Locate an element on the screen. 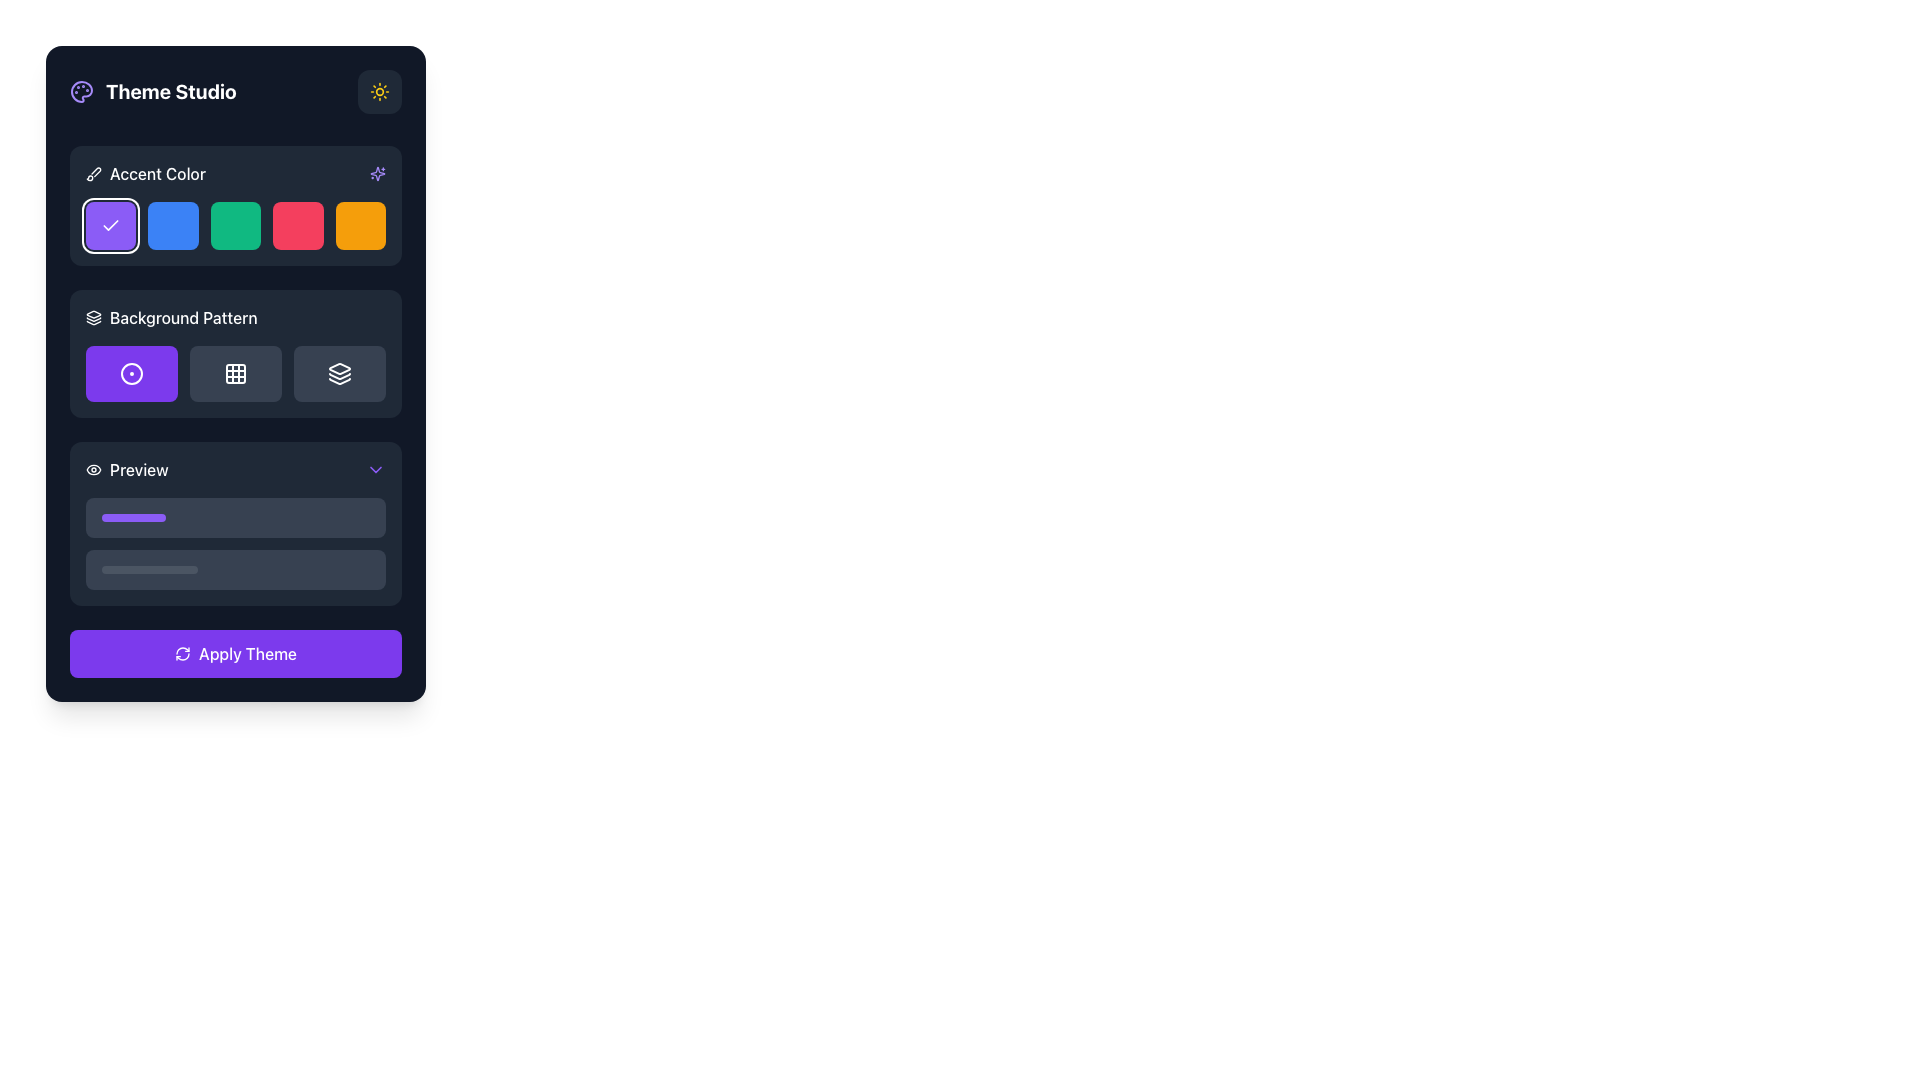 The height and width of the screenshot is (1080, 1920). the Decorative progress bar or status indicator located under the 'Preview' section of the interface is located at coordinates (133, 516).